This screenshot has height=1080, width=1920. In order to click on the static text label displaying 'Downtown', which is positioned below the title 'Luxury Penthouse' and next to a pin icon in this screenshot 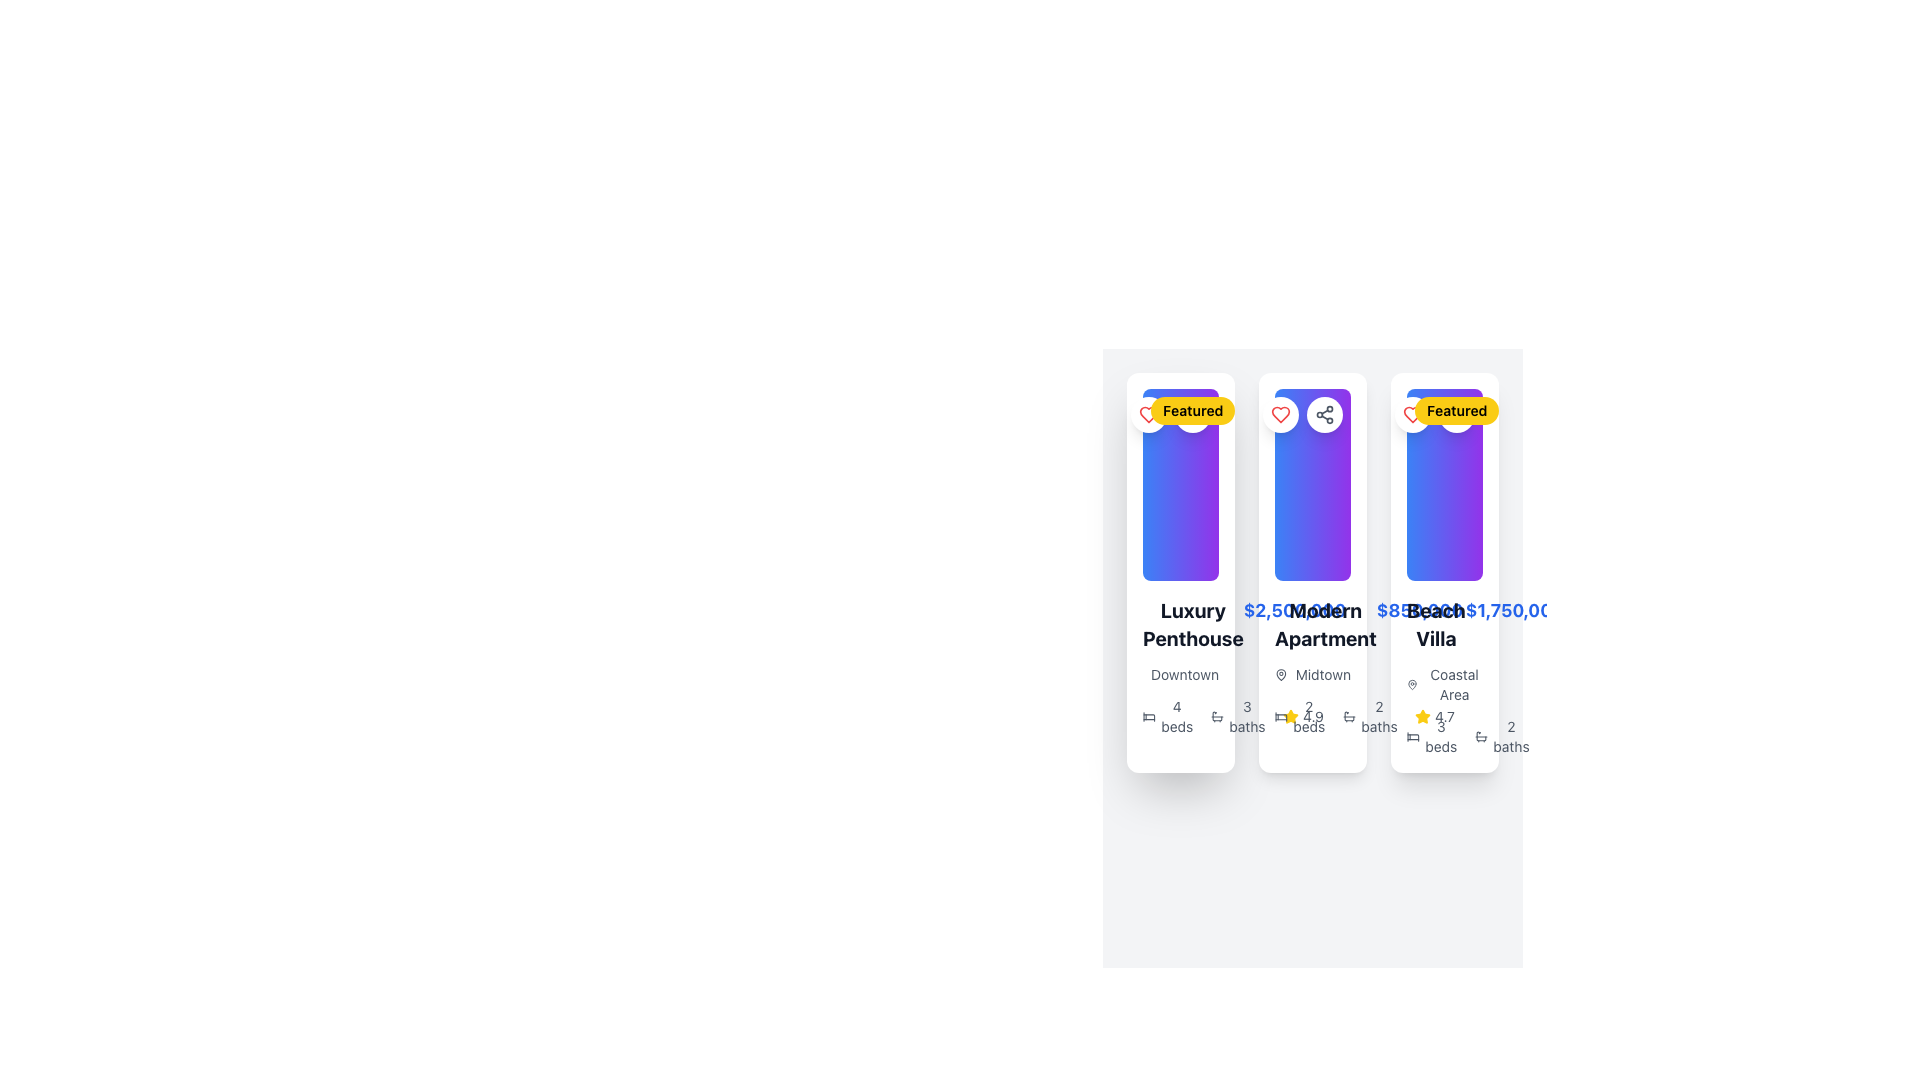, I will do `click(1180, 675)`.